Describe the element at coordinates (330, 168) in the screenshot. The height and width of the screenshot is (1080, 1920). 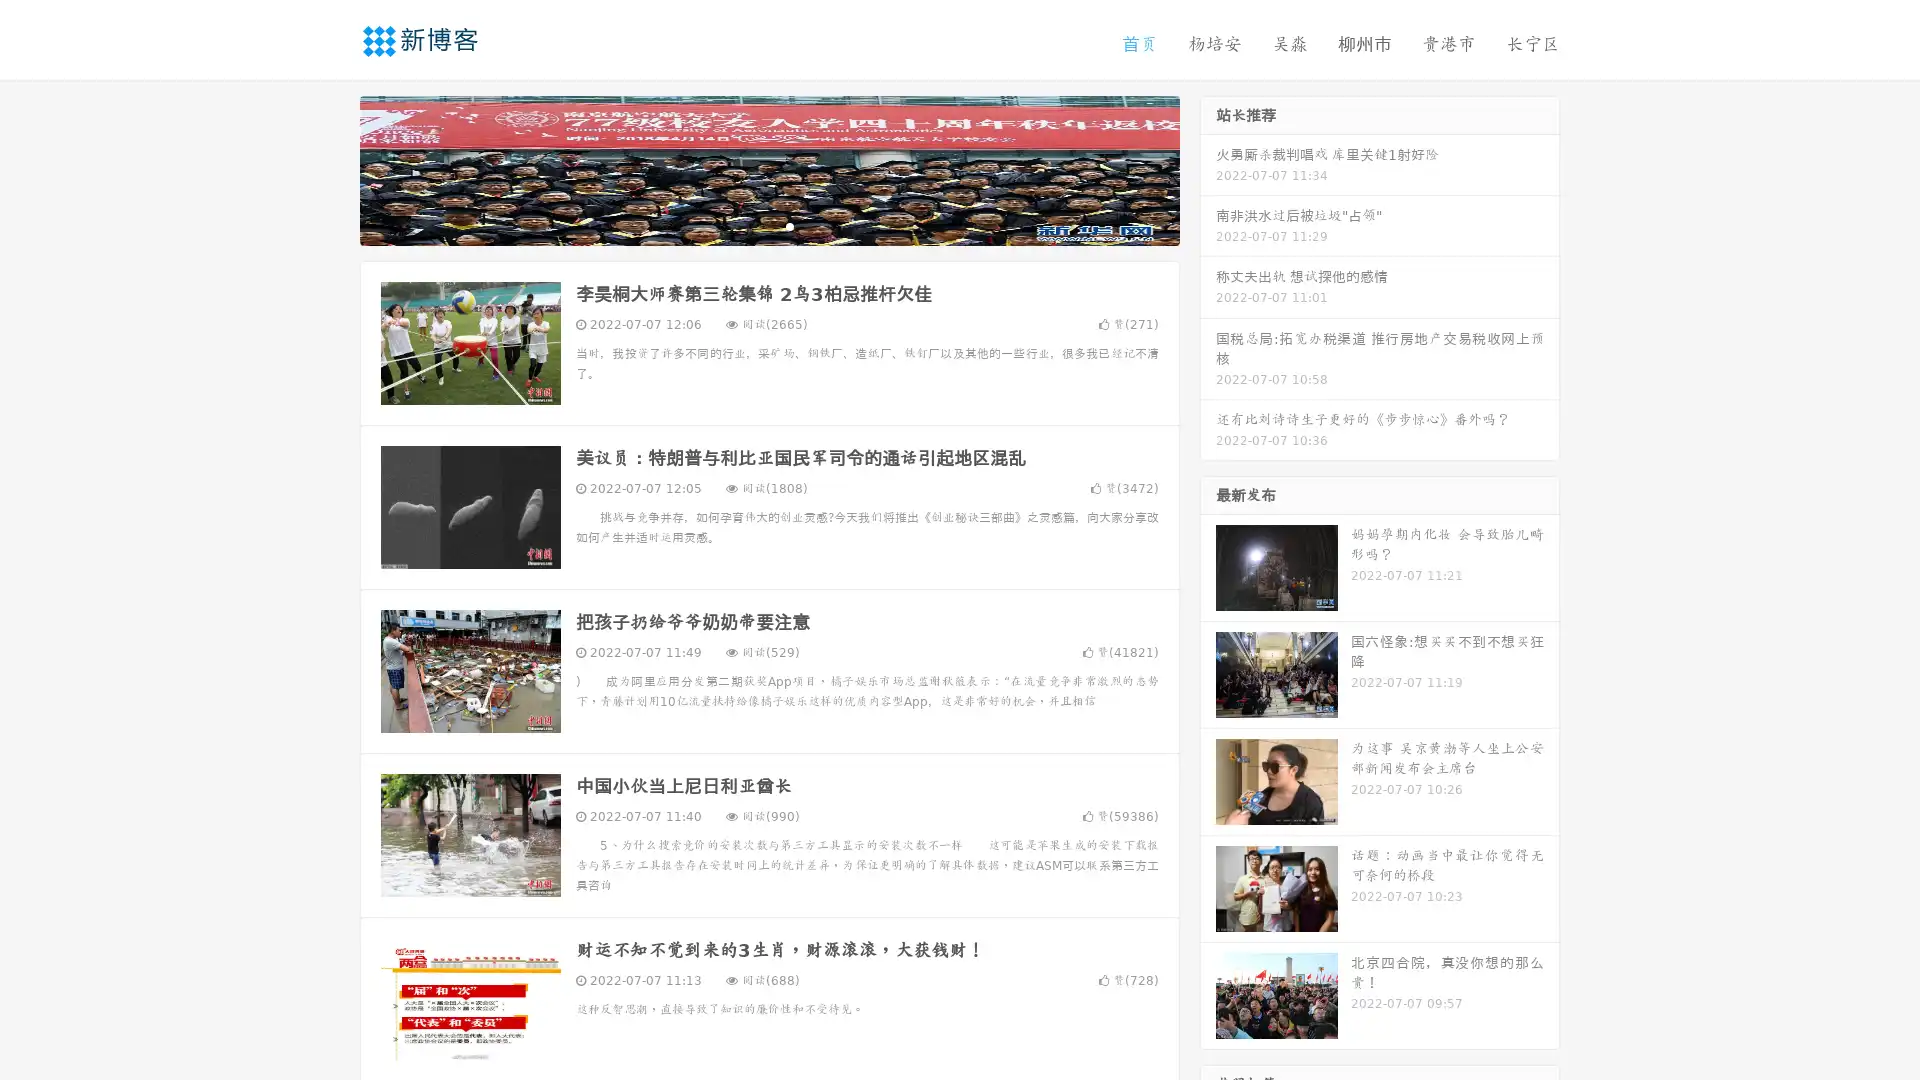
I see `Previous slide` at that location.